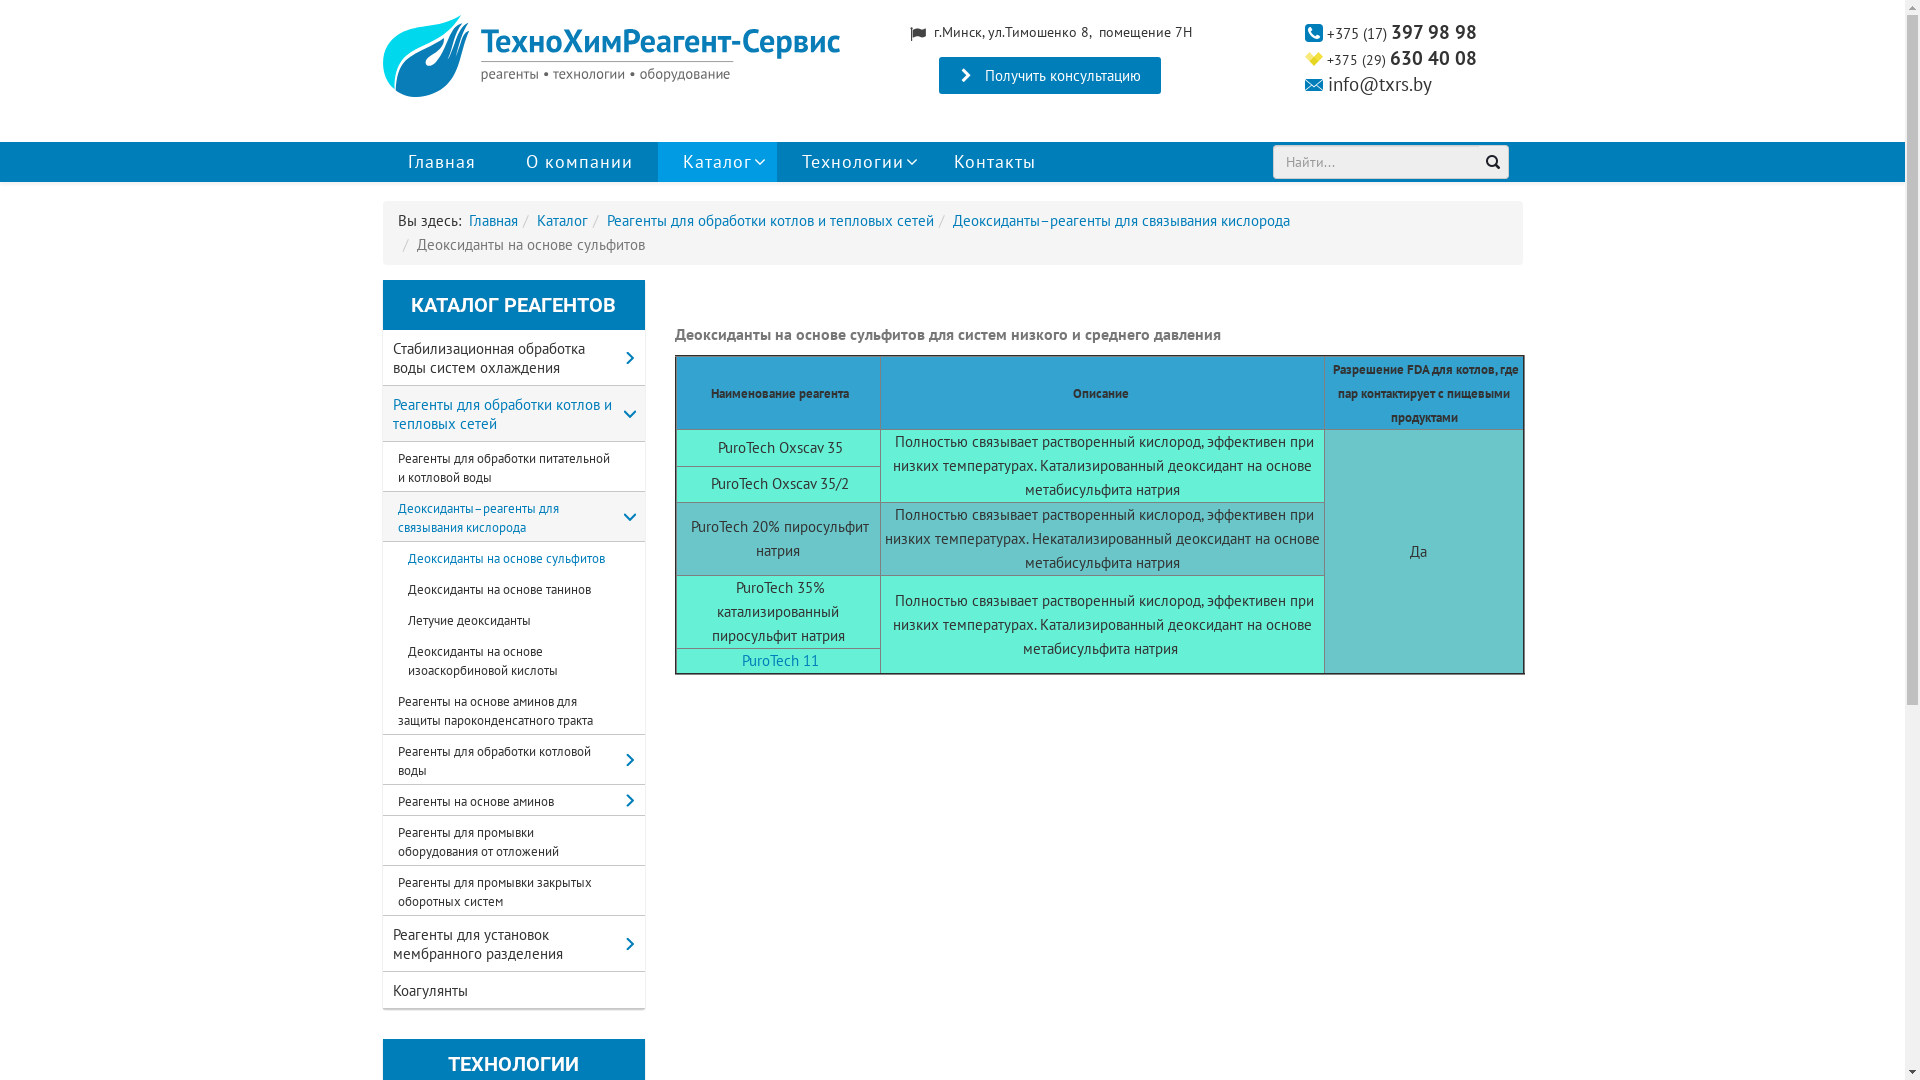 This screenshot has width=1920, height=1080. What do you see at coordinates (1400, 59) in the screenshot?
I see `'+375 (29) 630 40 08'` at bounding box center [1400, 59].